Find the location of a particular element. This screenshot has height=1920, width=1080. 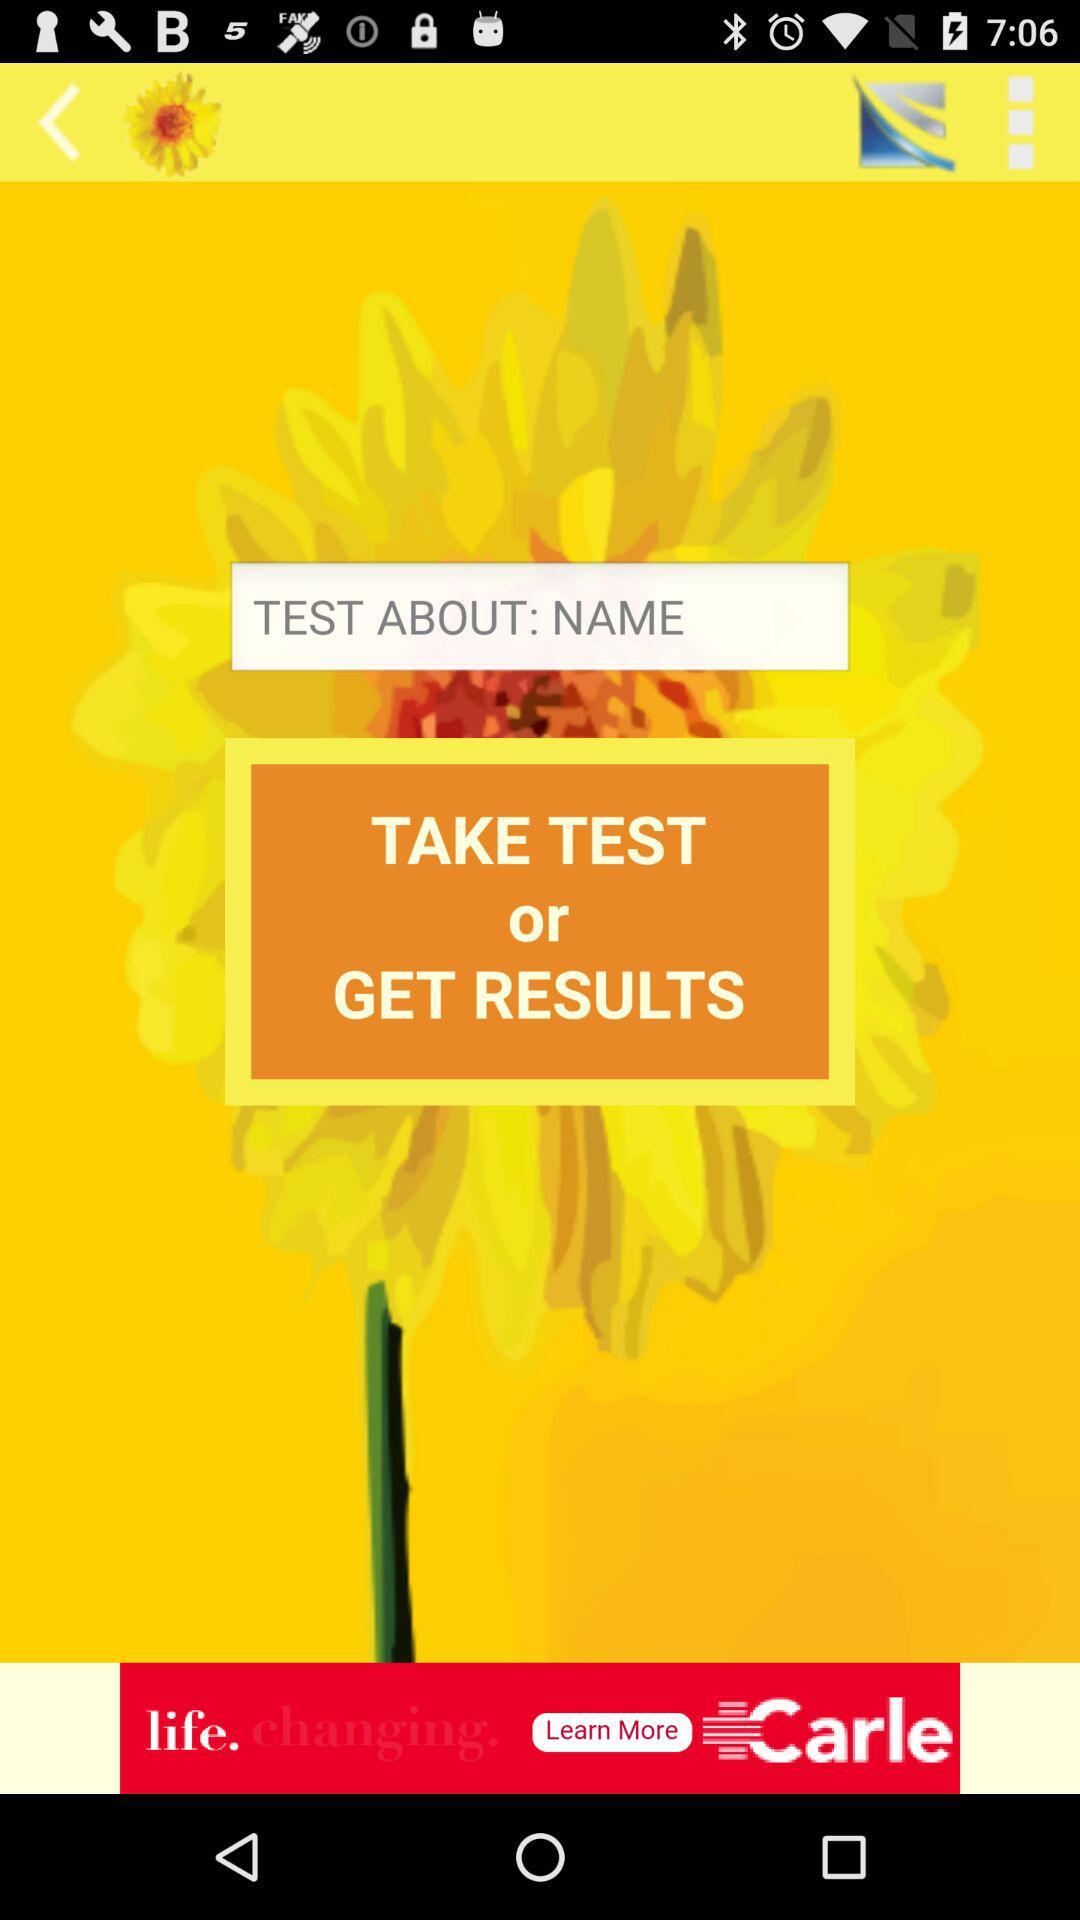

advertisement is located at coordinates (540, 1727).